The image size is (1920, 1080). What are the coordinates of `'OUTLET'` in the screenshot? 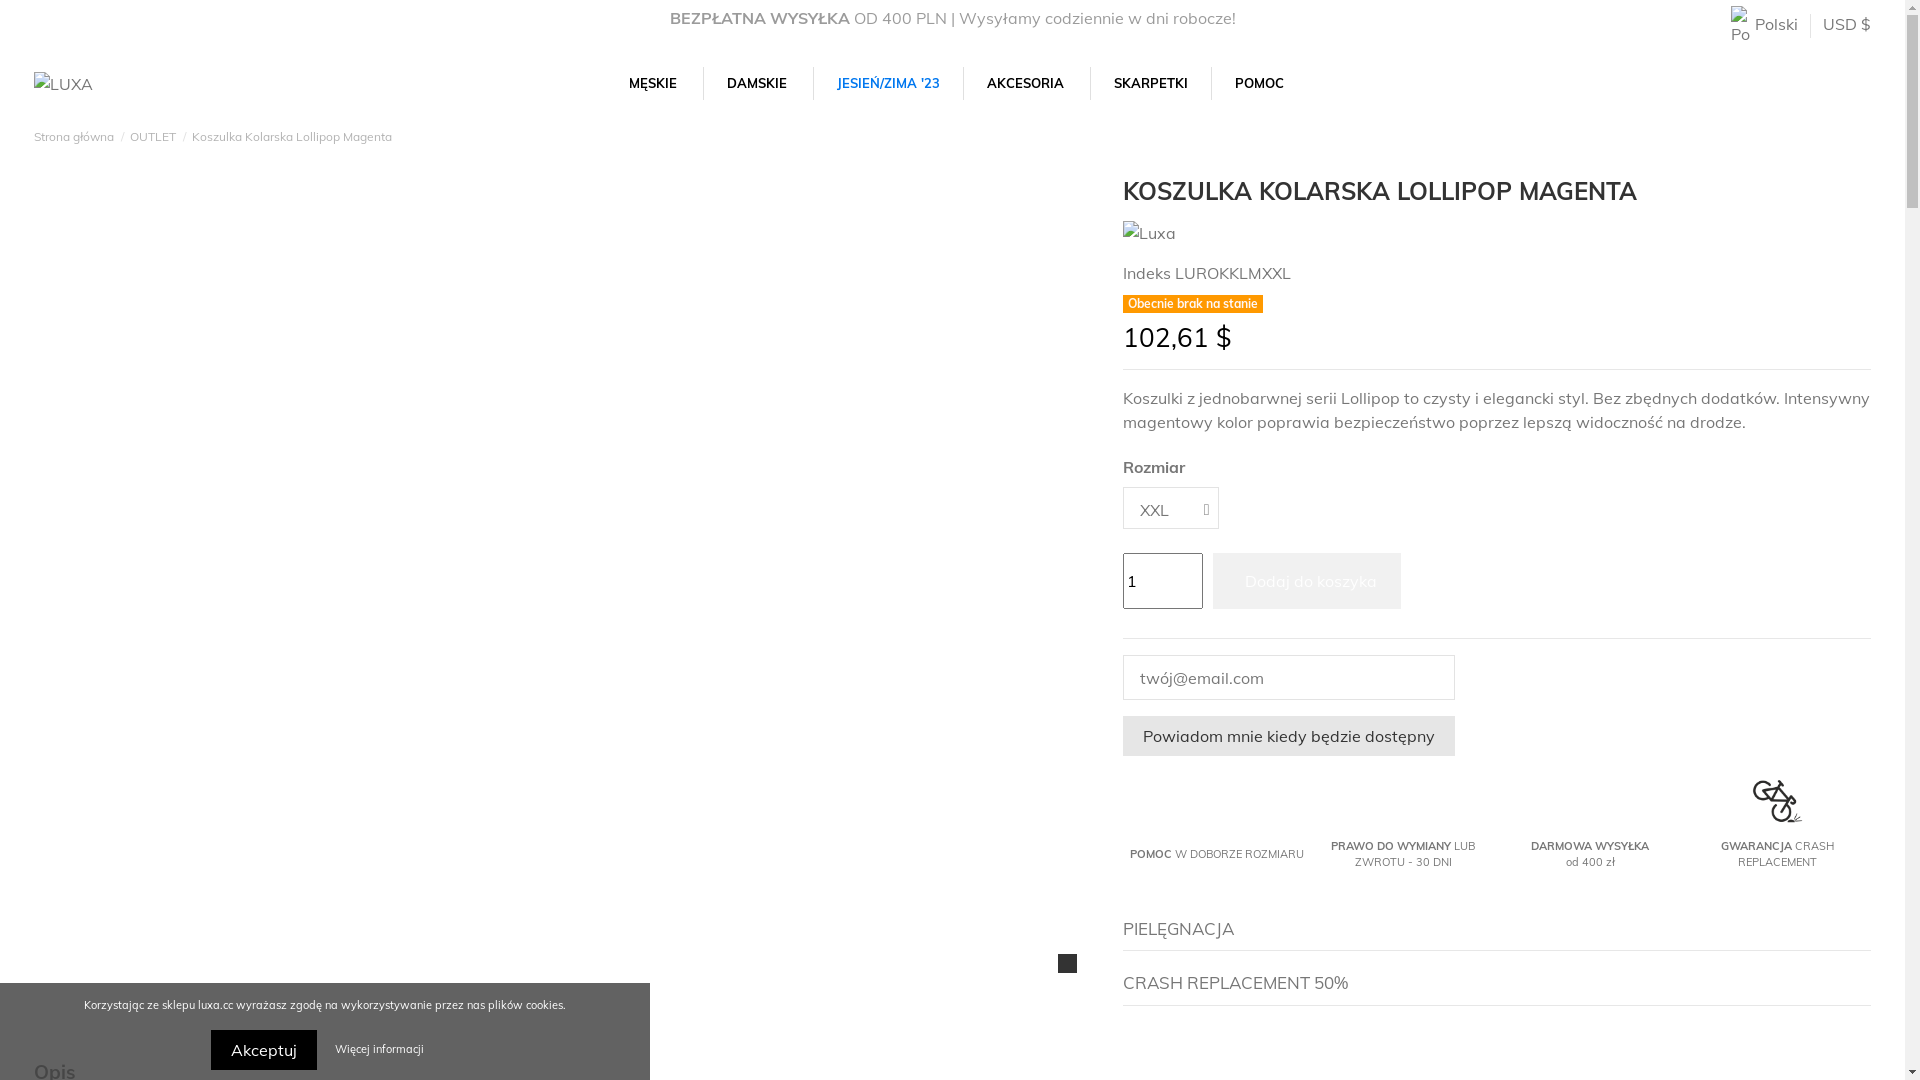 It's located at (152, 135).